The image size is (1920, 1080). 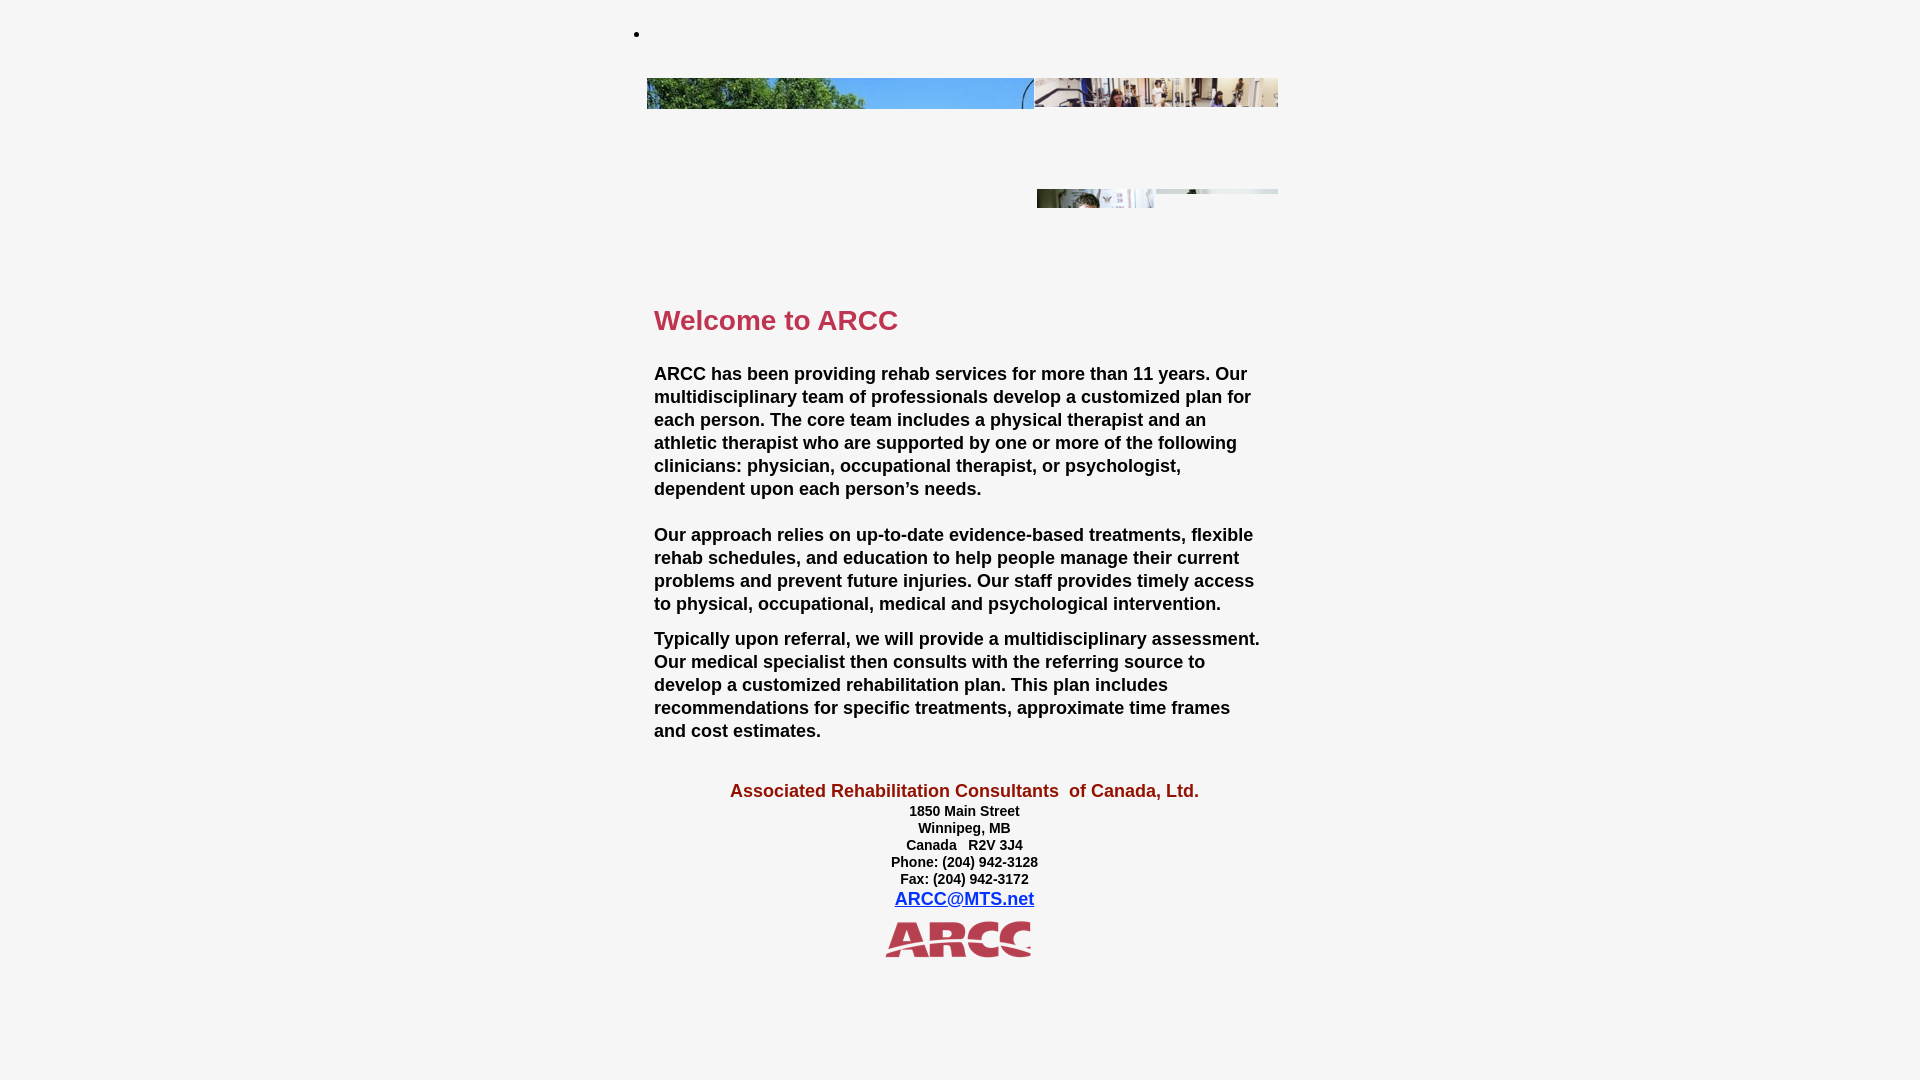 I want to click on 'ARCC@MTS.net', so click(x=893, y=897).